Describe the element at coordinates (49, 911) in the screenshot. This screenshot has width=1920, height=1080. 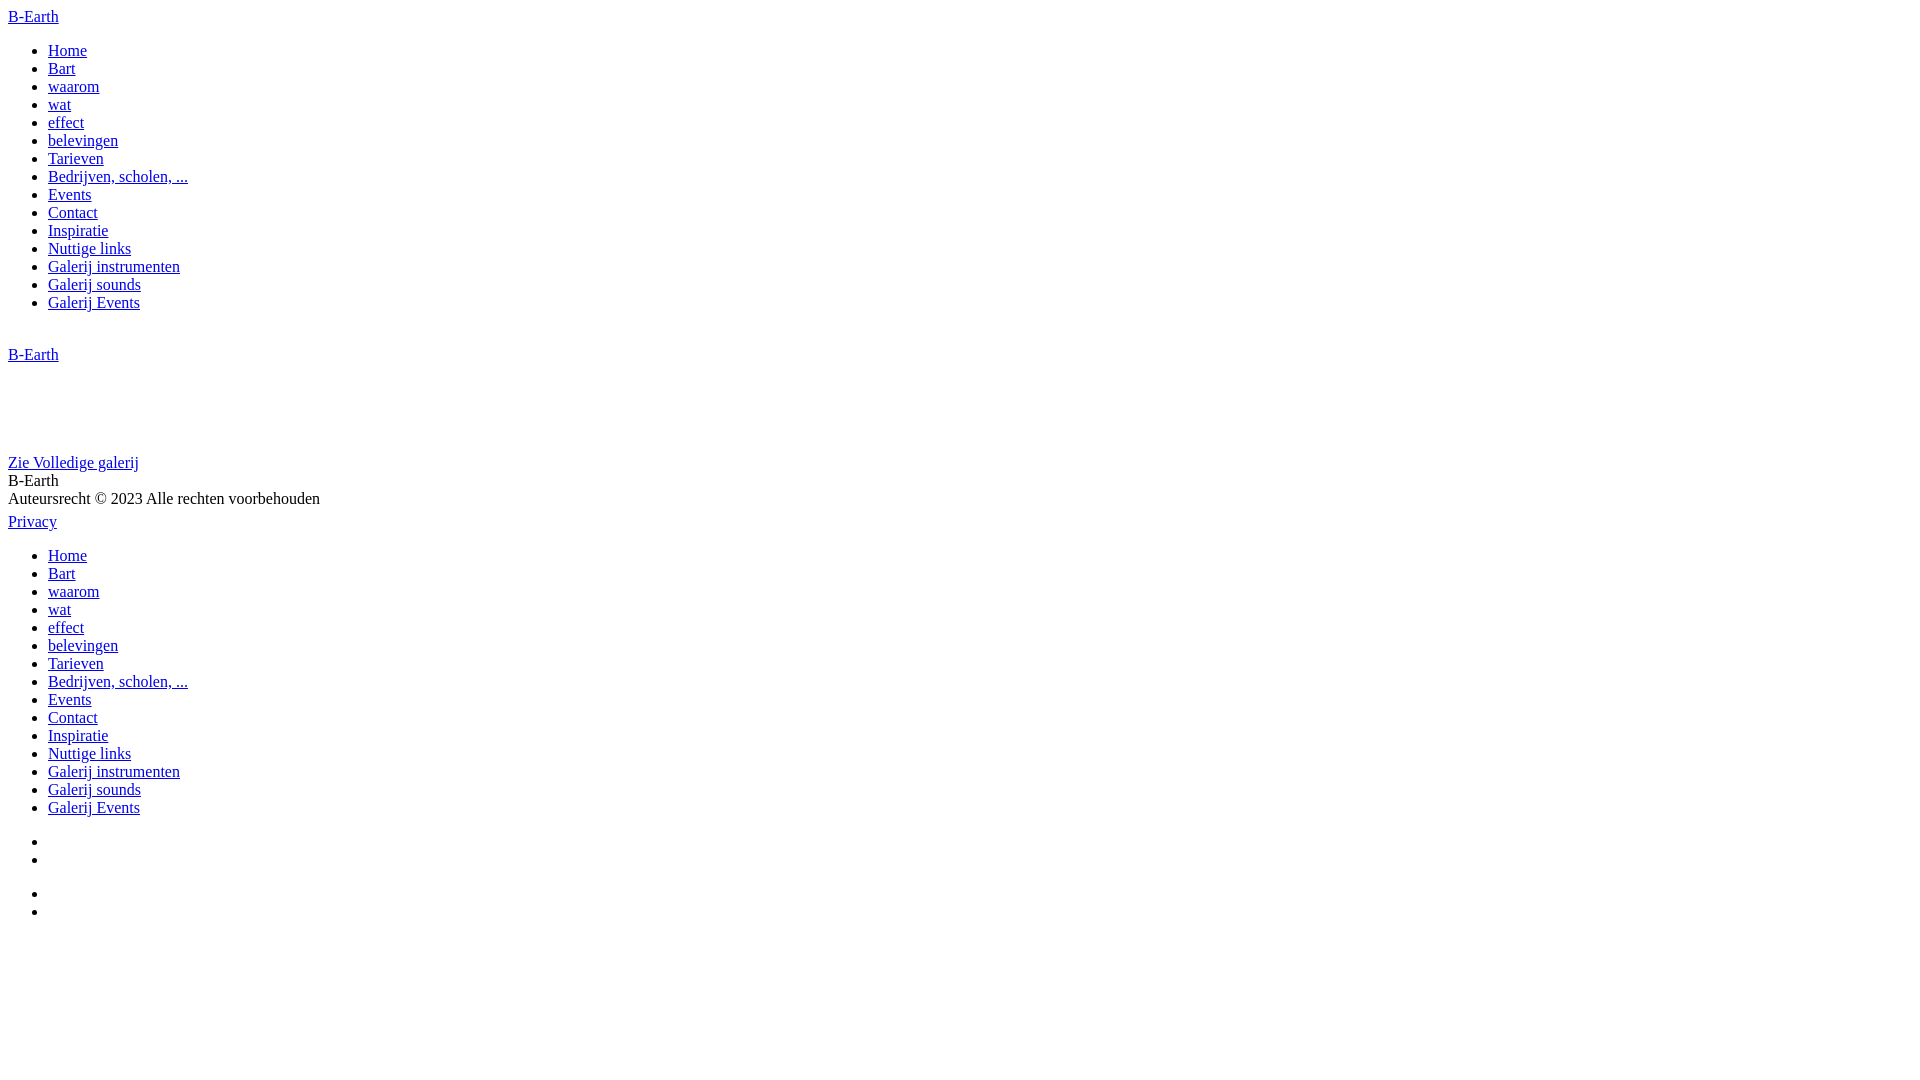
I see `' '` at that location.